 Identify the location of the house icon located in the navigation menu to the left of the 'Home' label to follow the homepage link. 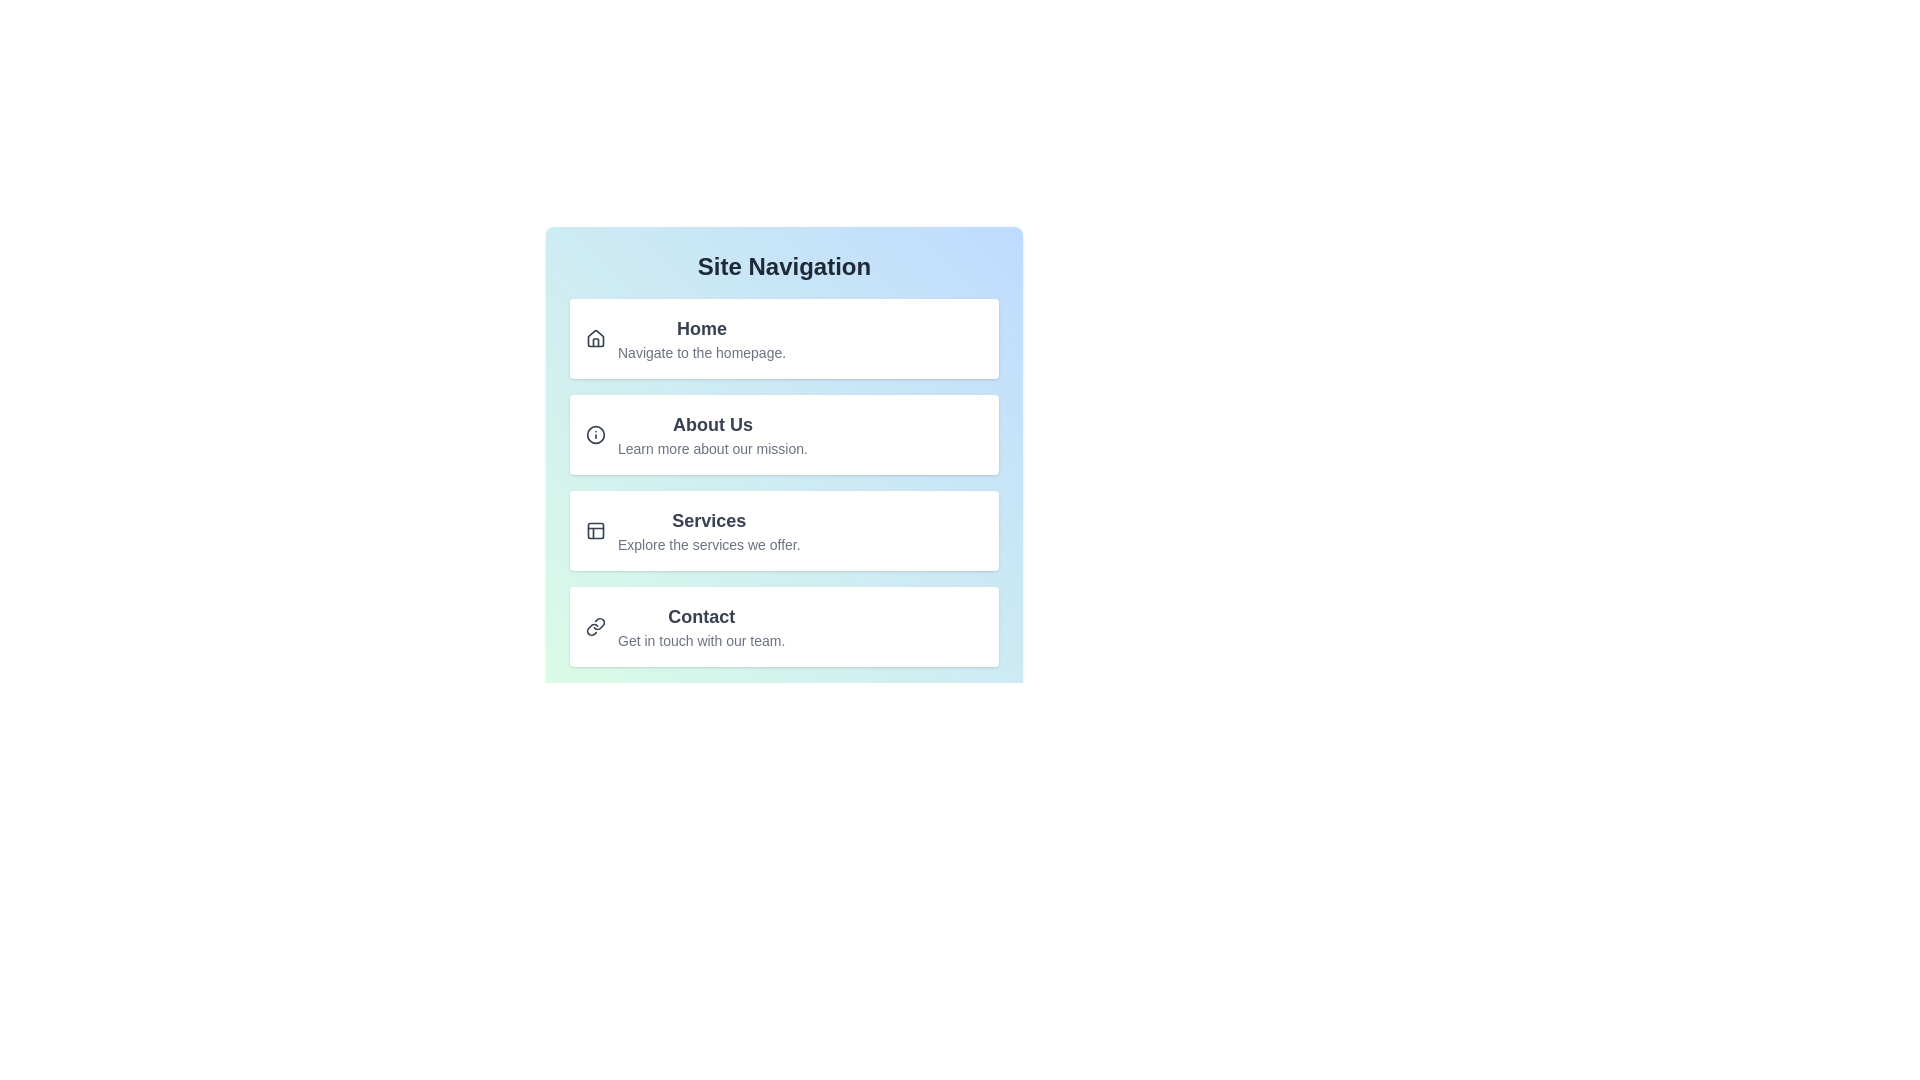
(594, 338).